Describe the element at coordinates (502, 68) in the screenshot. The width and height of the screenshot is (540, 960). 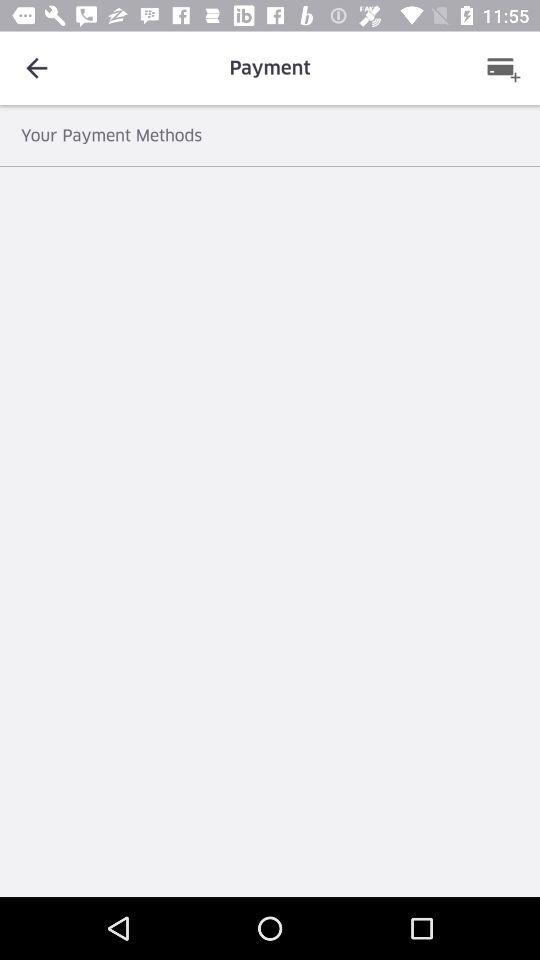
I see `the icon next to the payment item` at that location.